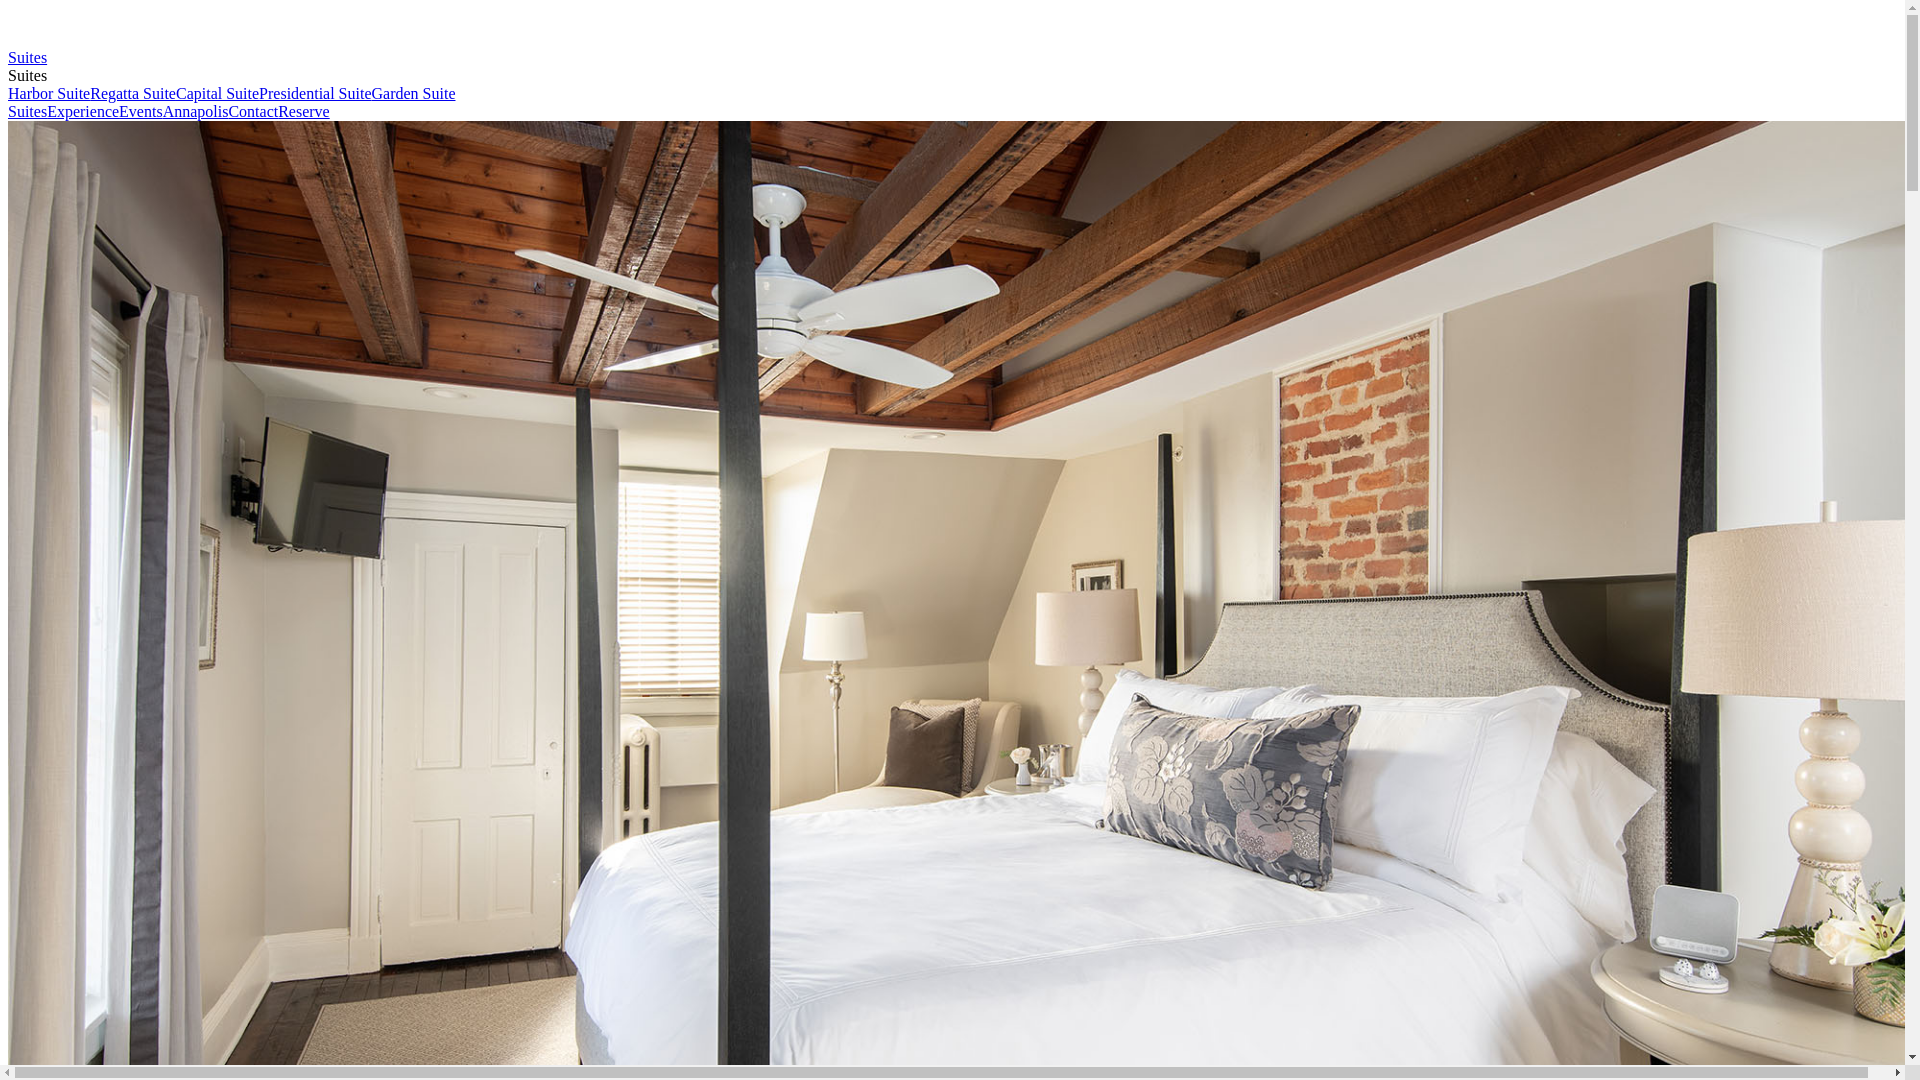 Image resolution: width=1920 pixels, height=1080 pixels. Describe the element at coordinates (217, 93) in the screenshot. I see `'Capital Suite'` at that location.